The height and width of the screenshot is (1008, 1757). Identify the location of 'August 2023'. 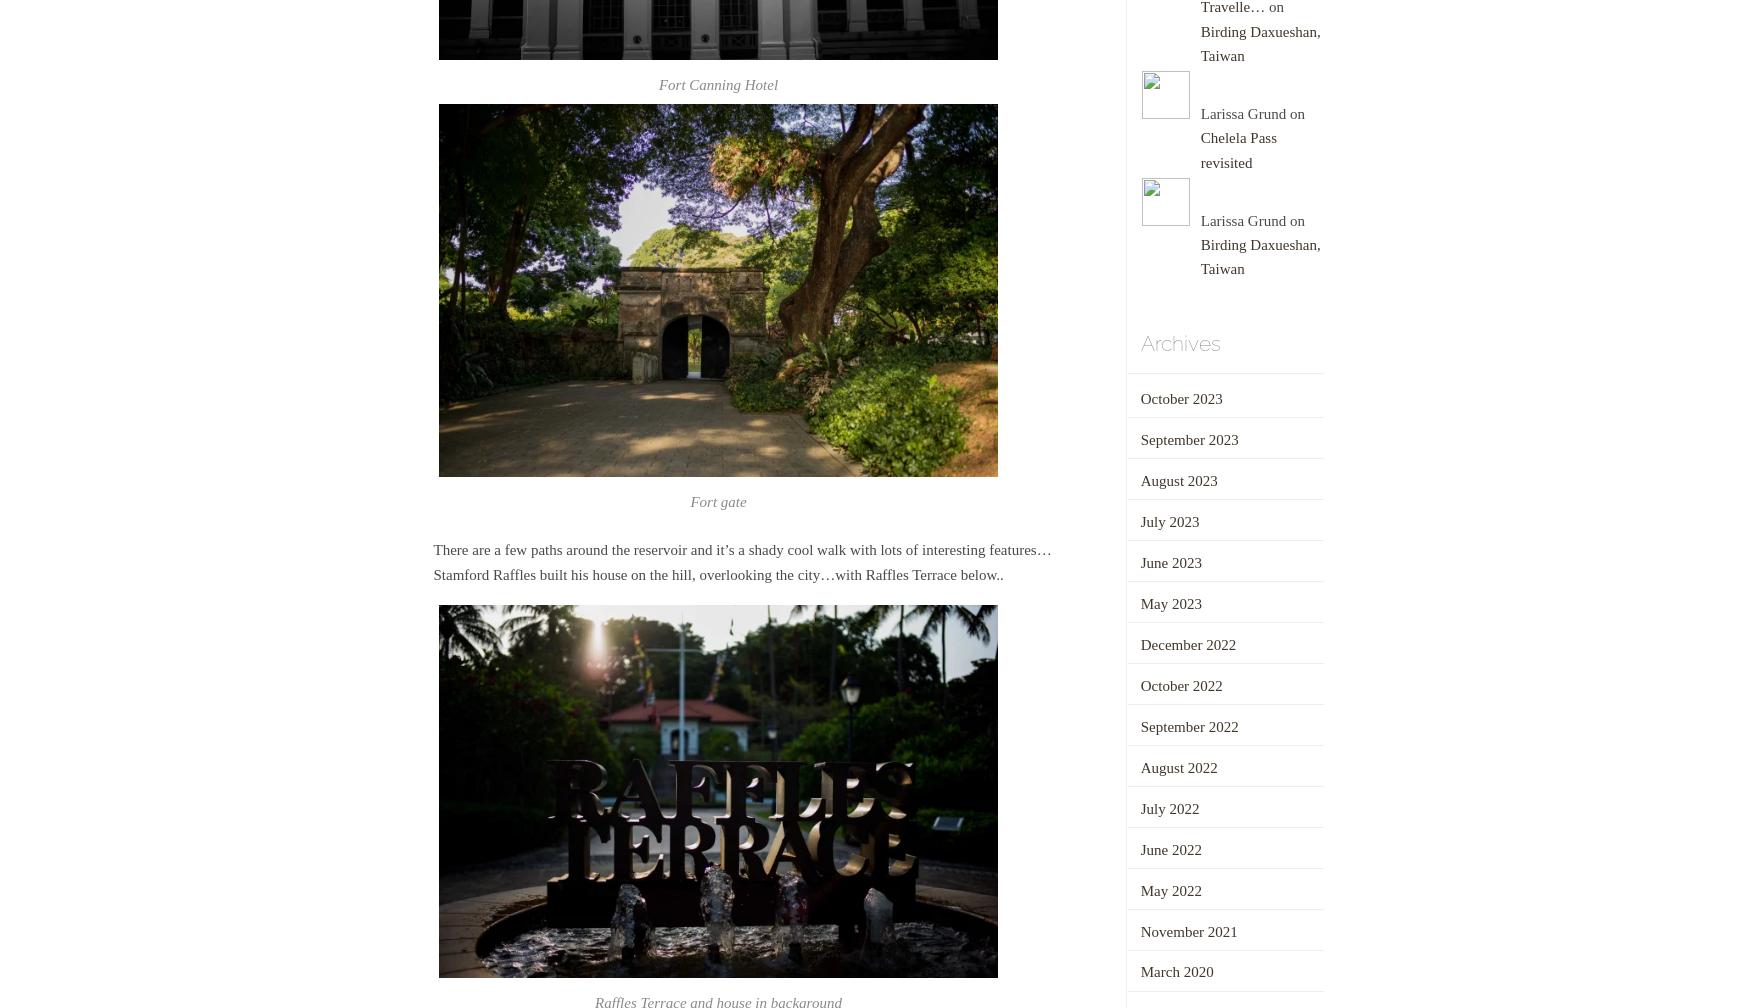
(1177, 480).